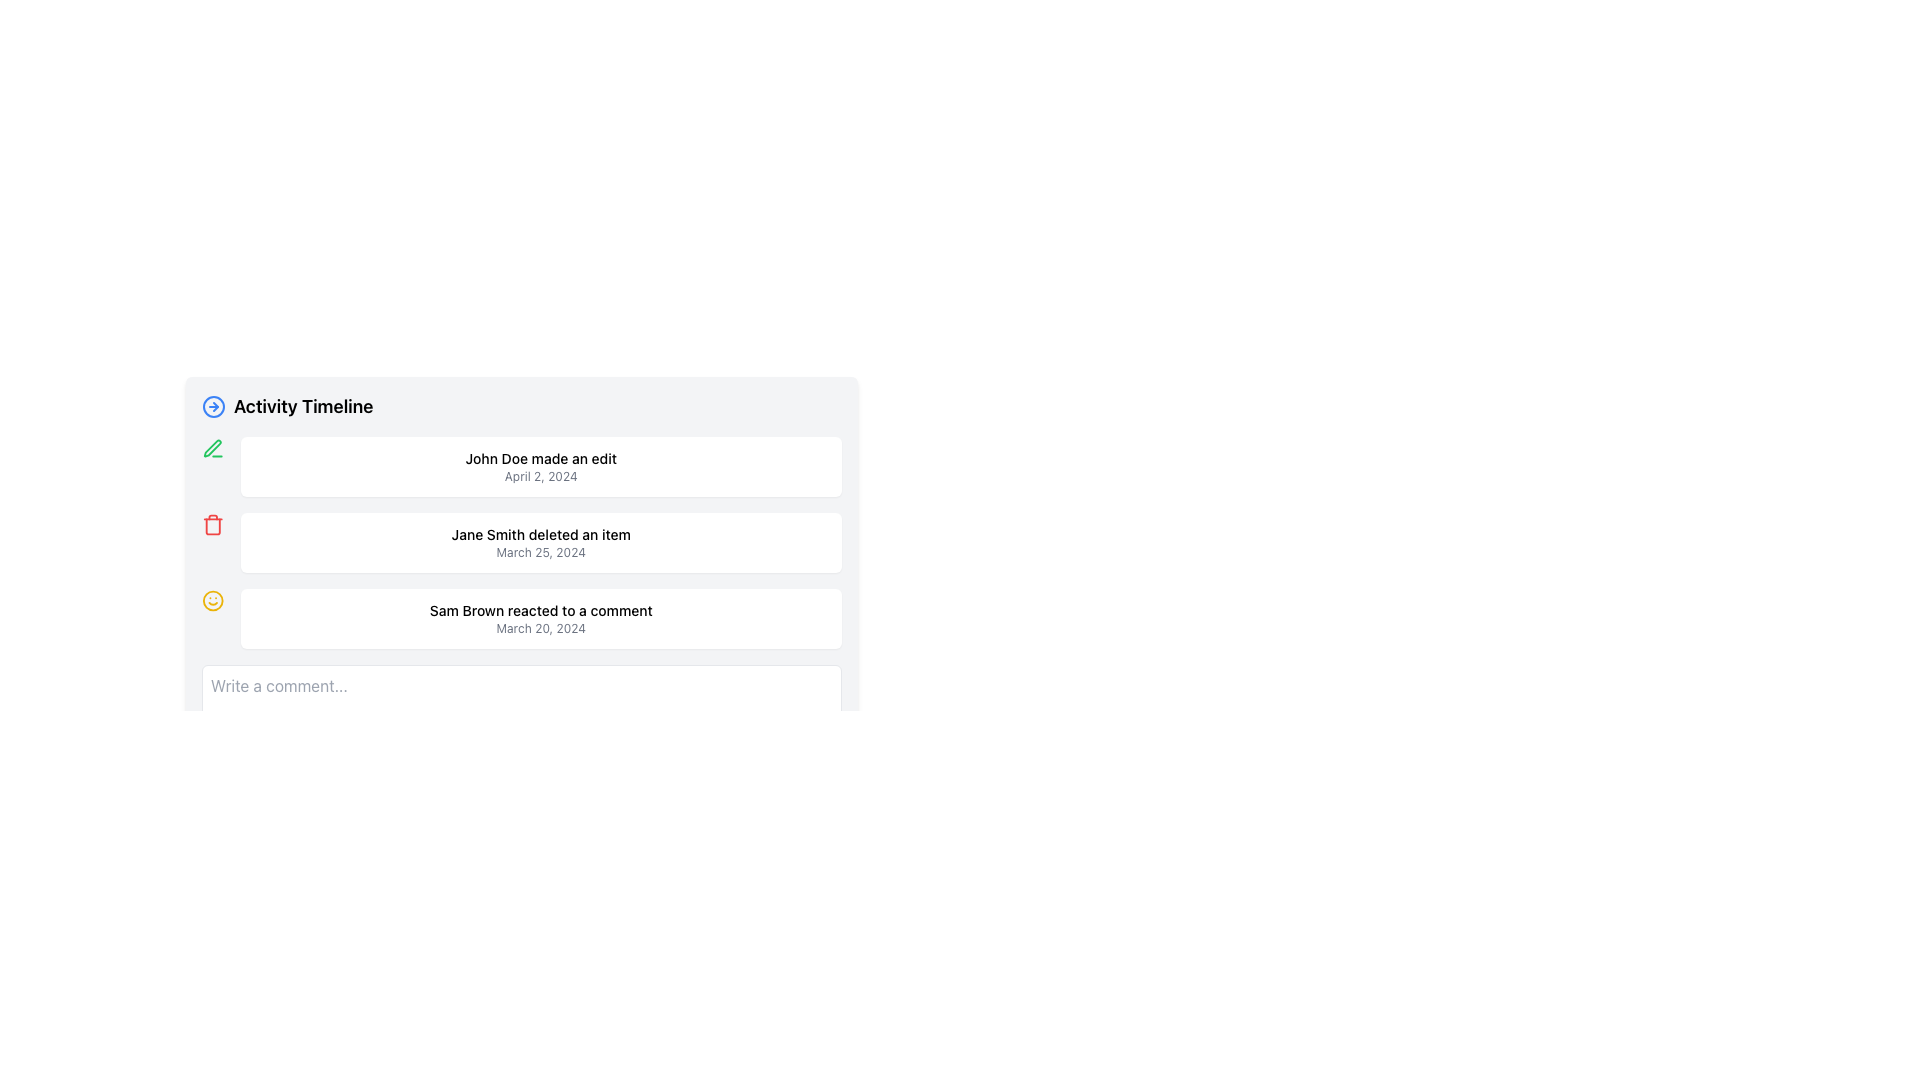 This screenshot has height=1080, width=1920. What do you see at coordinates (522, 466) in the screenshot?
I see `the first List Item in the activity timeline indicating that 'John Doe made an edit' on 'April 2, 2024'` at bounding box center [522, 466].